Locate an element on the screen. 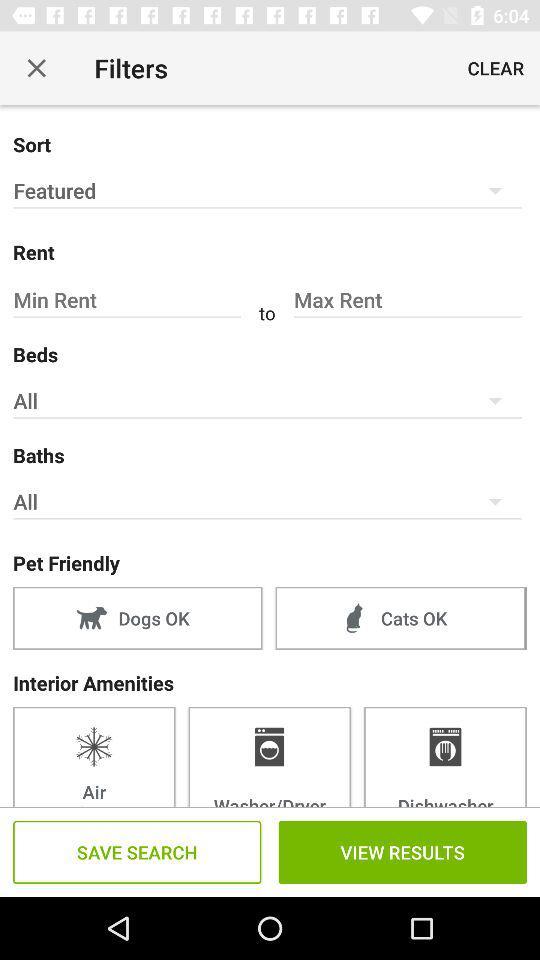 This screenshot has height=960, width=540. the item to the right of dogs ok is located at coordinates (400, 617).